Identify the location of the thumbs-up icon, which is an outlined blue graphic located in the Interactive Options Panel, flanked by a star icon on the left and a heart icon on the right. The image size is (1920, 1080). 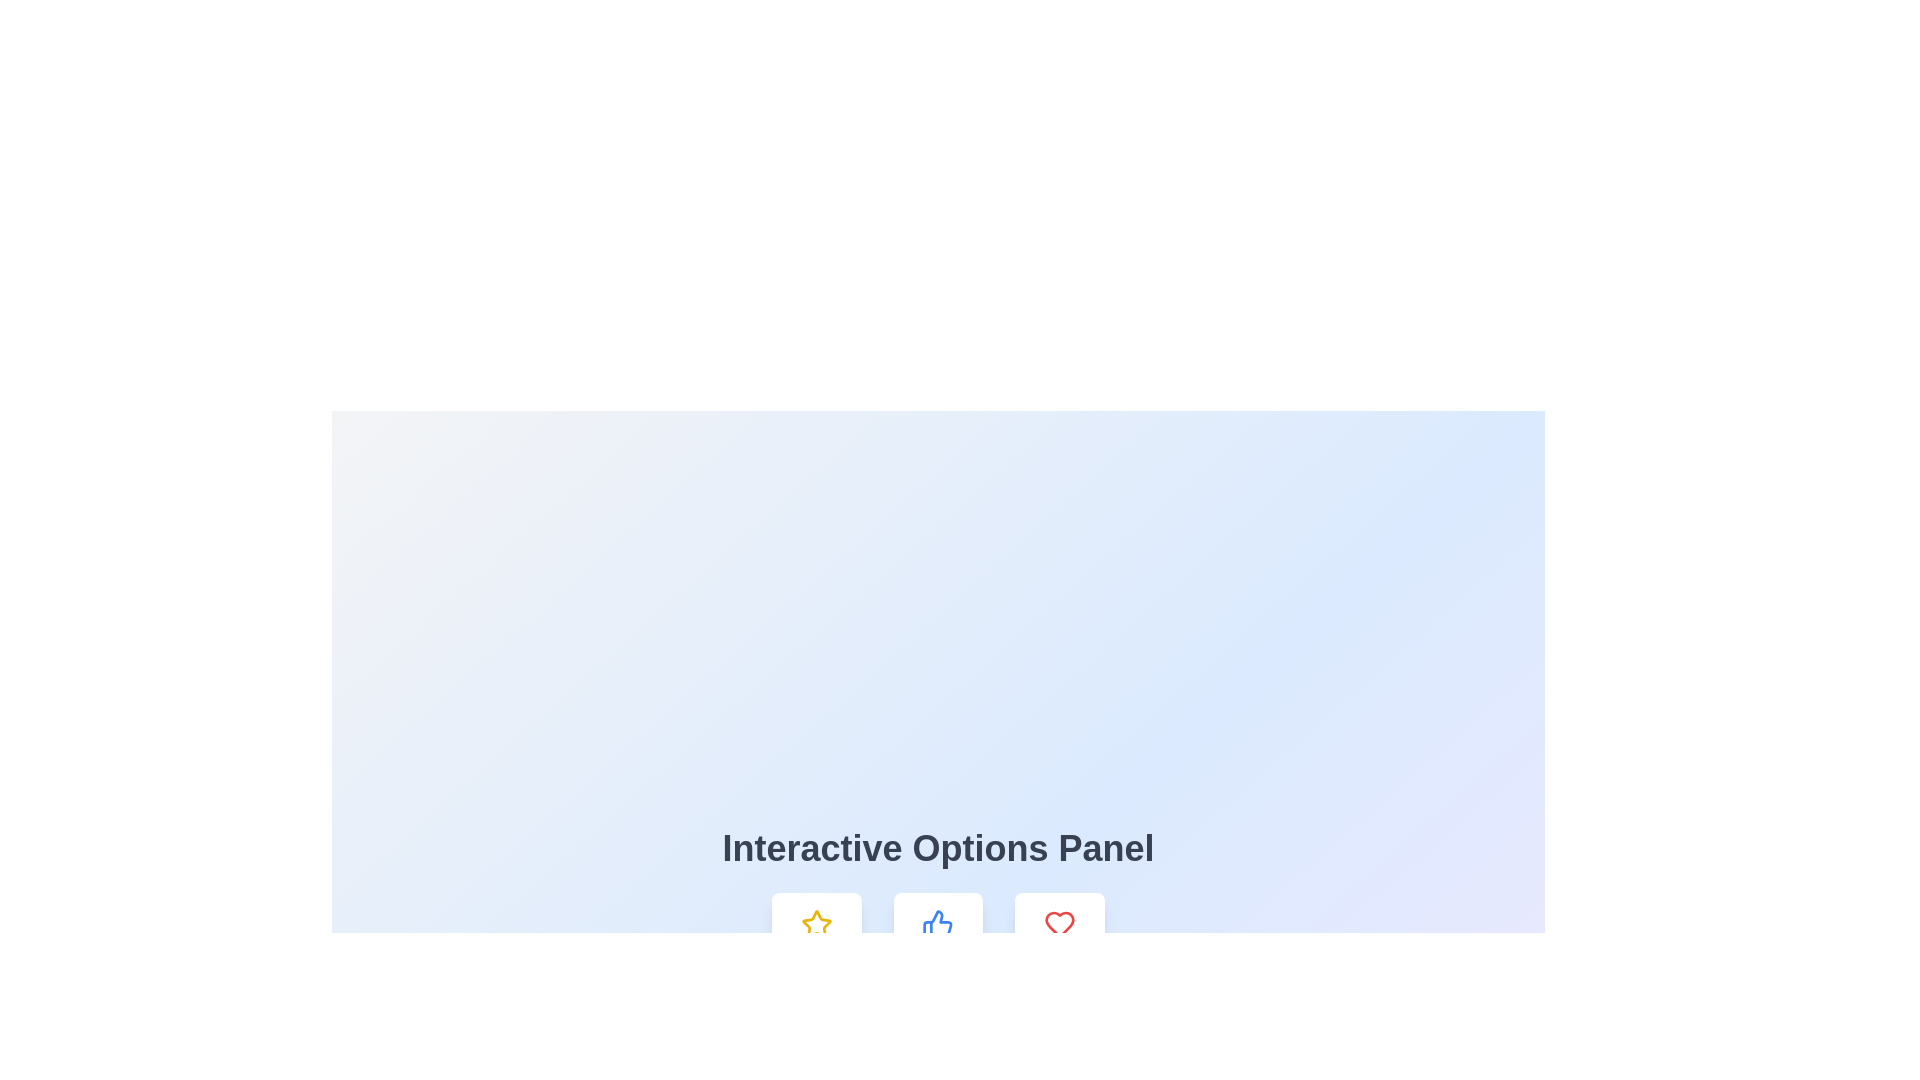
(937, 925).